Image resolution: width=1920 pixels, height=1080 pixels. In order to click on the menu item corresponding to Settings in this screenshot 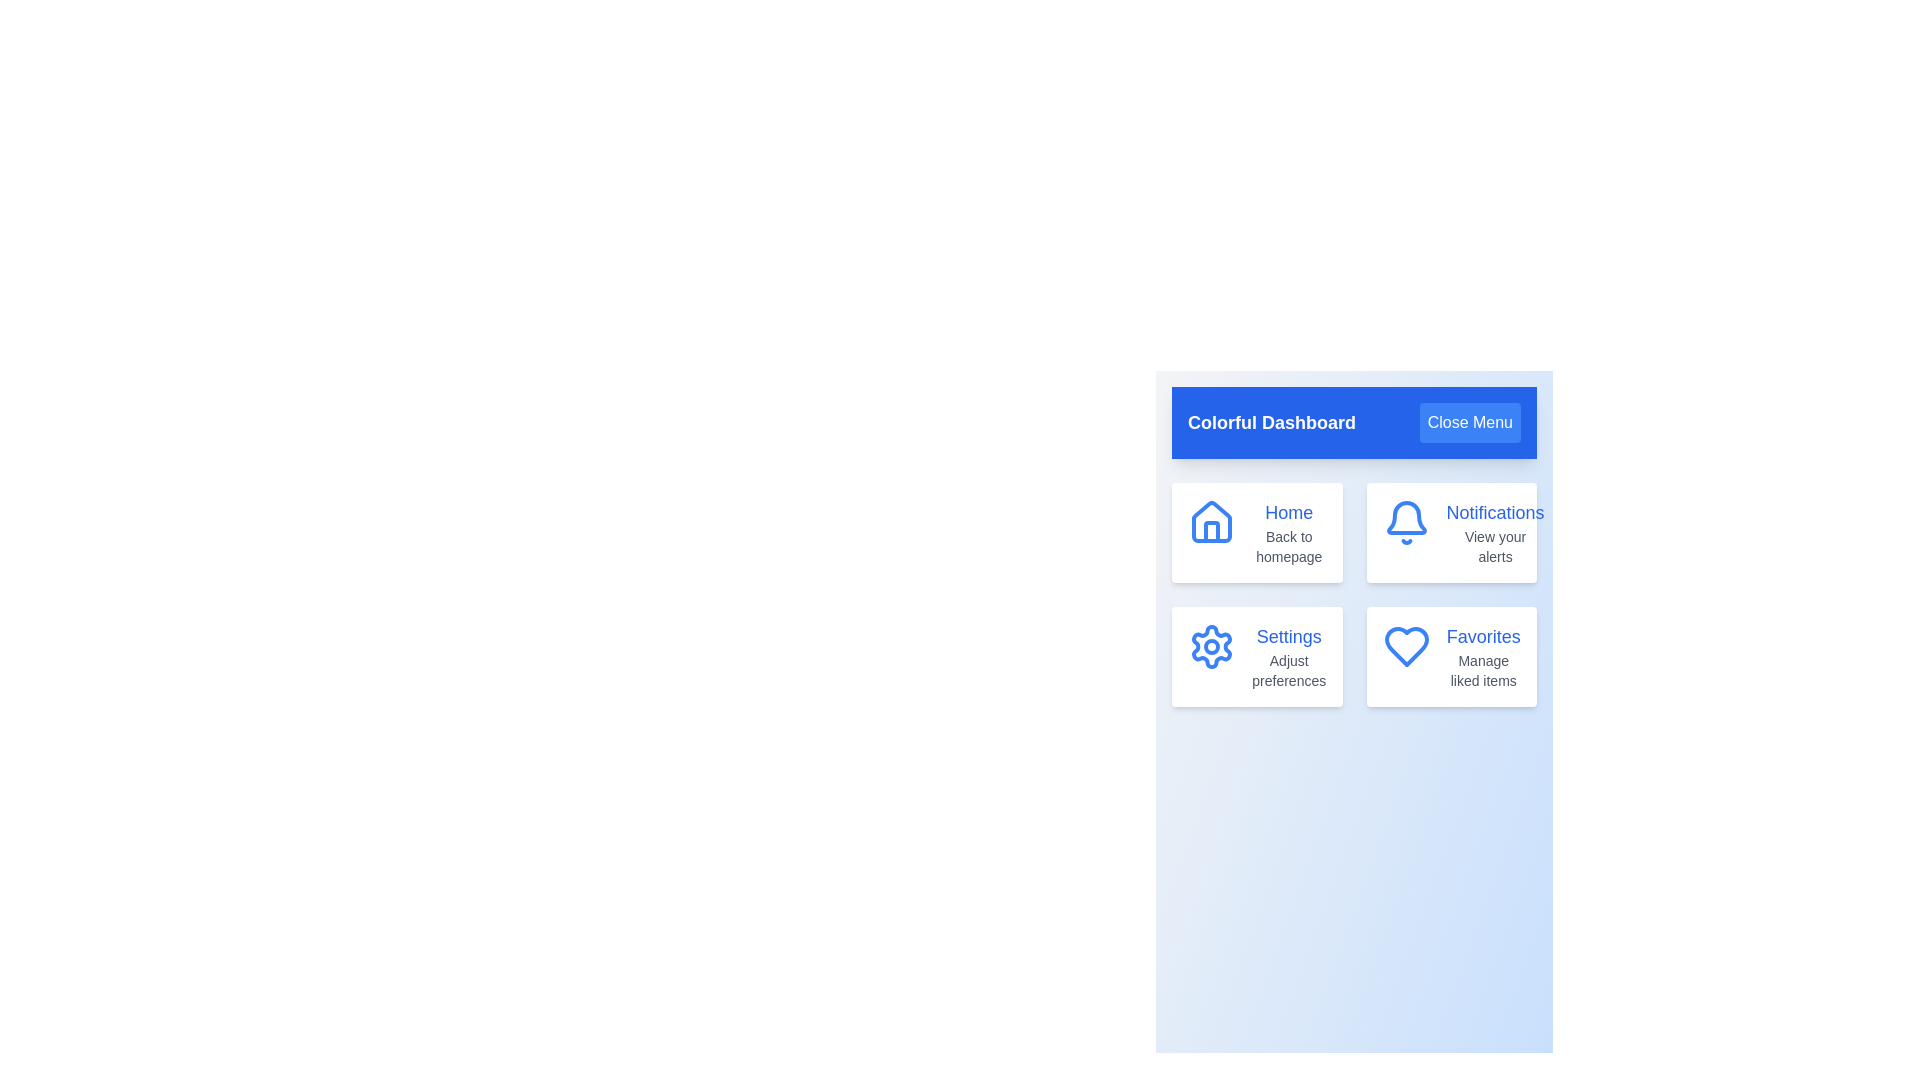, I will do `click(1256, 656)`.